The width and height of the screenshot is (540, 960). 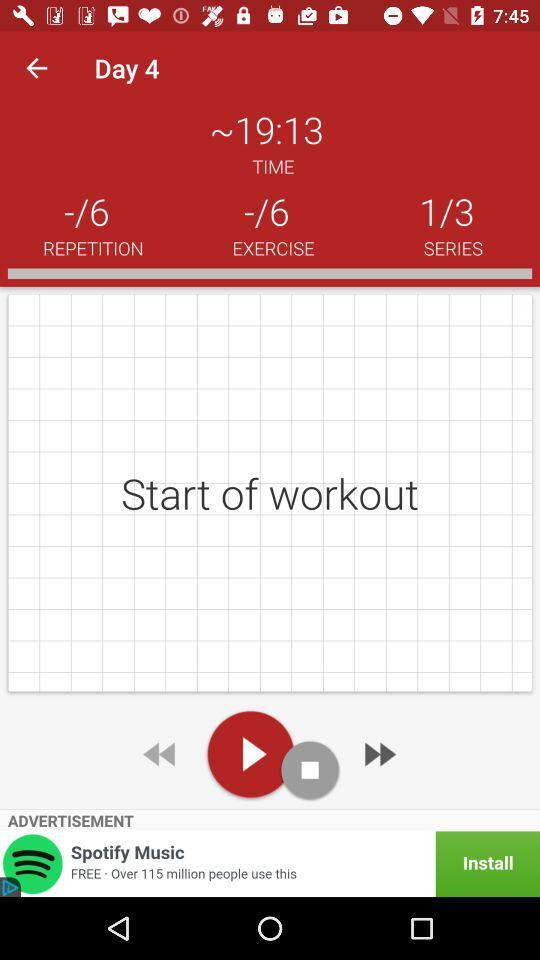 What do you see at coordinates (310, 769) in the screenshot?
I see `stop` at bounding box center [310, 769].